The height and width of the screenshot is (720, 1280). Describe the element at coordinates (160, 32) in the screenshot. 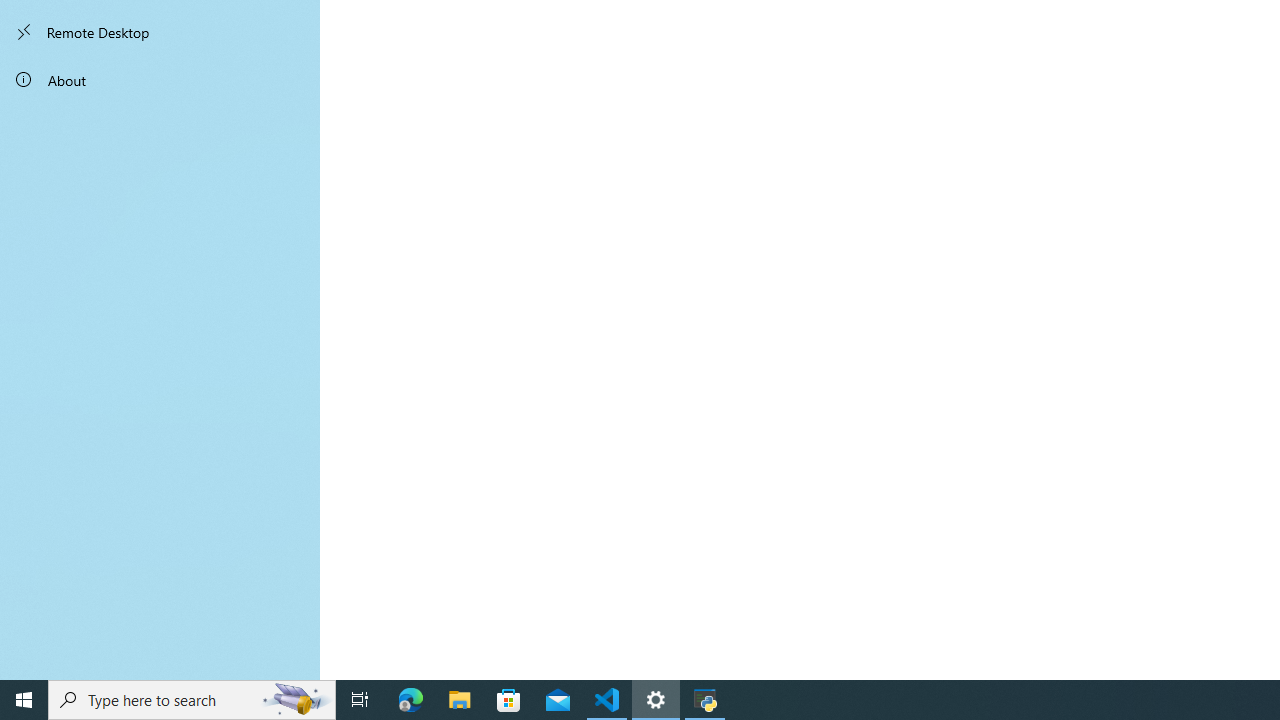

I see `'Remote Desktop'` at that location.